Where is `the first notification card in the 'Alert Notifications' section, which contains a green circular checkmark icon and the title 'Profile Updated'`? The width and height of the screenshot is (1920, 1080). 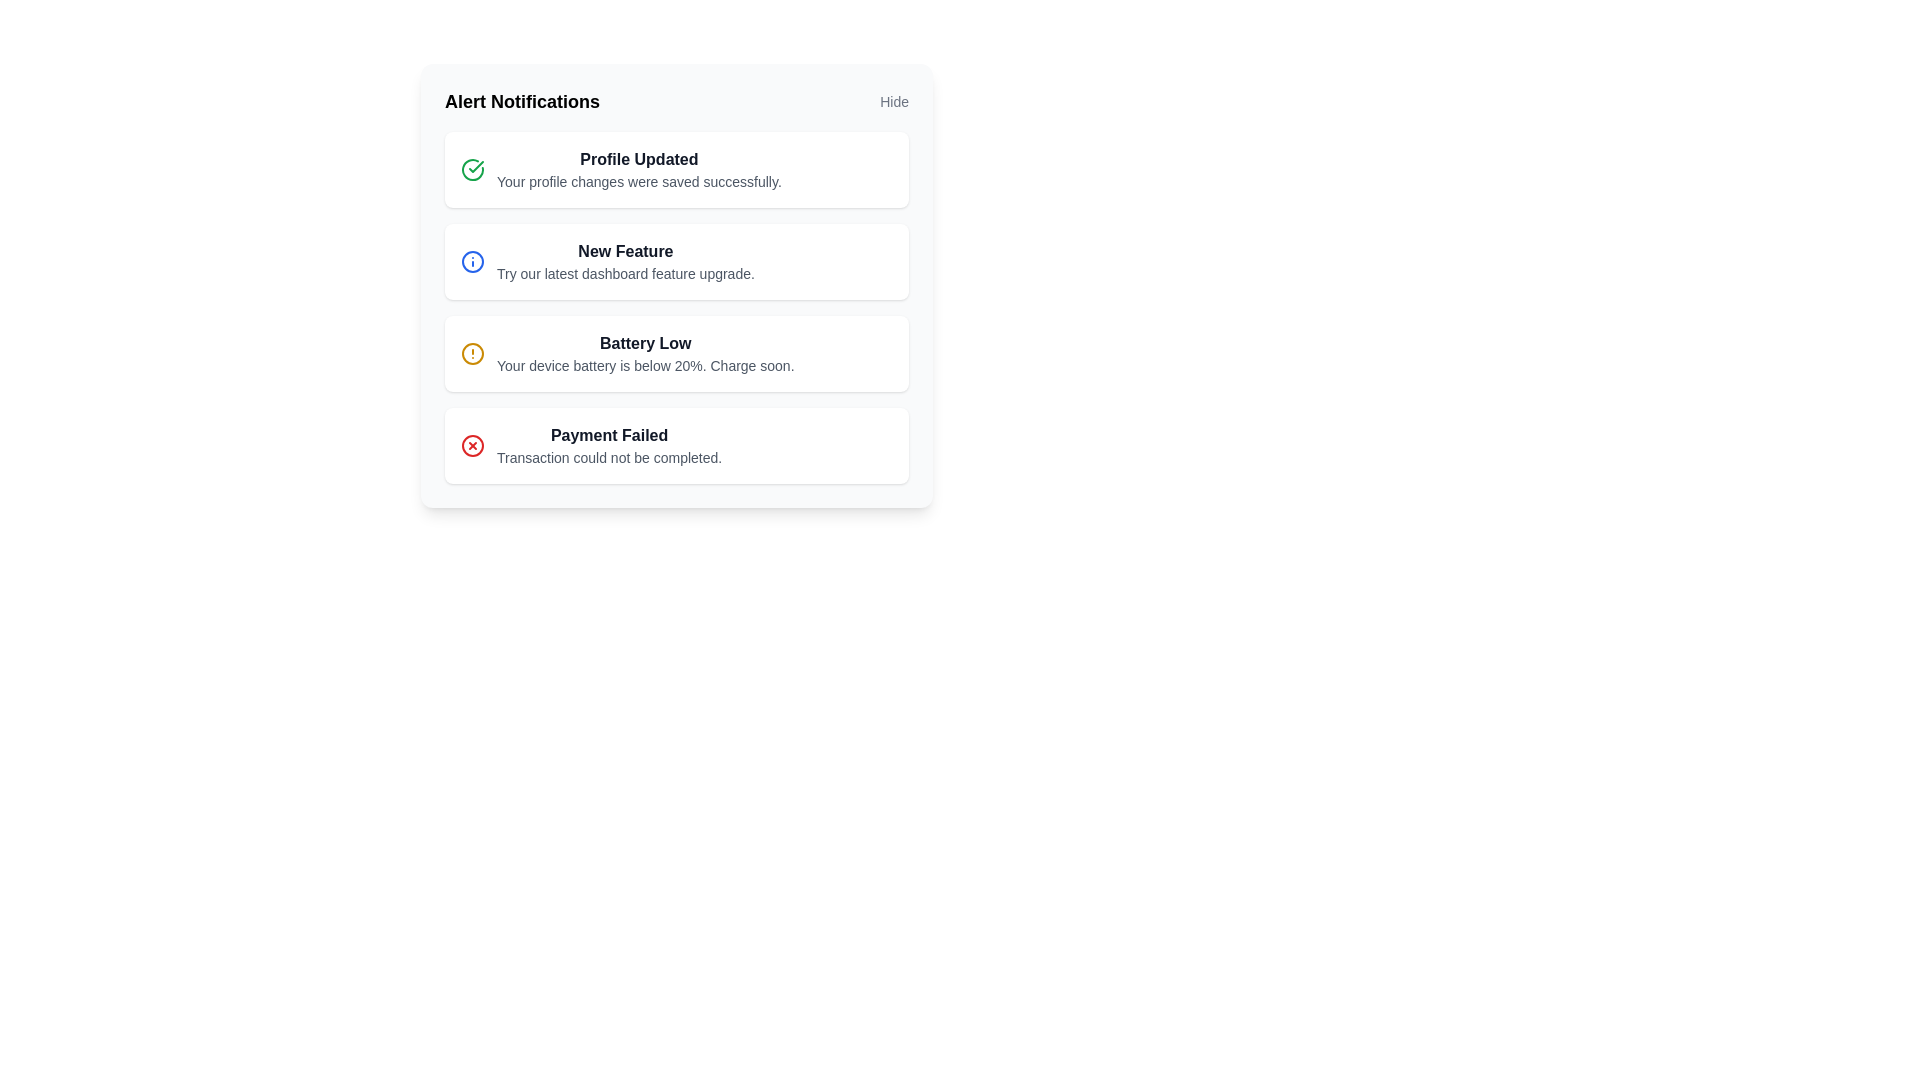 the first notification card in the 'Alert Notifications' section, which contains a green circular checkmark icon and the title 'Profile Updated' is located at coordinates (676, 168).